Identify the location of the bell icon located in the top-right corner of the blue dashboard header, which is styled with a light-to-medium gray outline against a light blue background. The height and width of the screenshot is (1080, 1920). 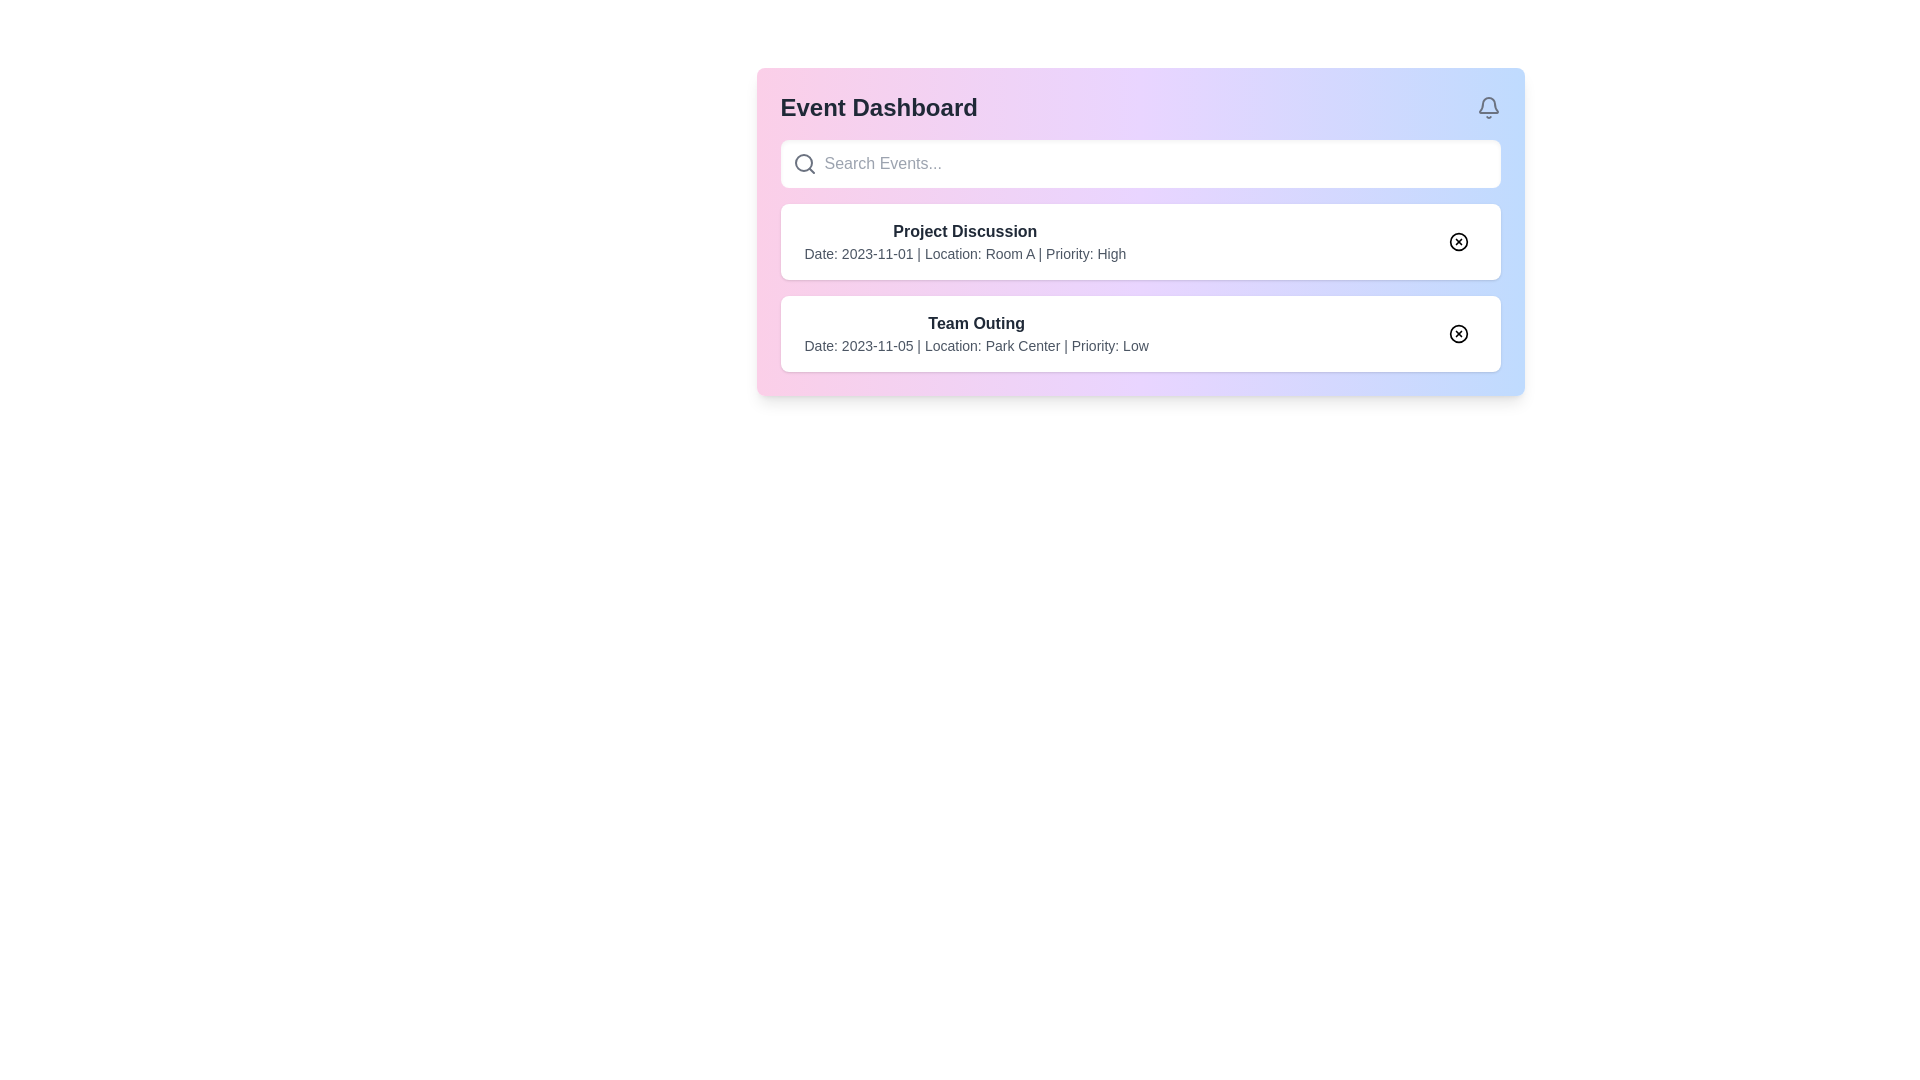
(1488, 105).